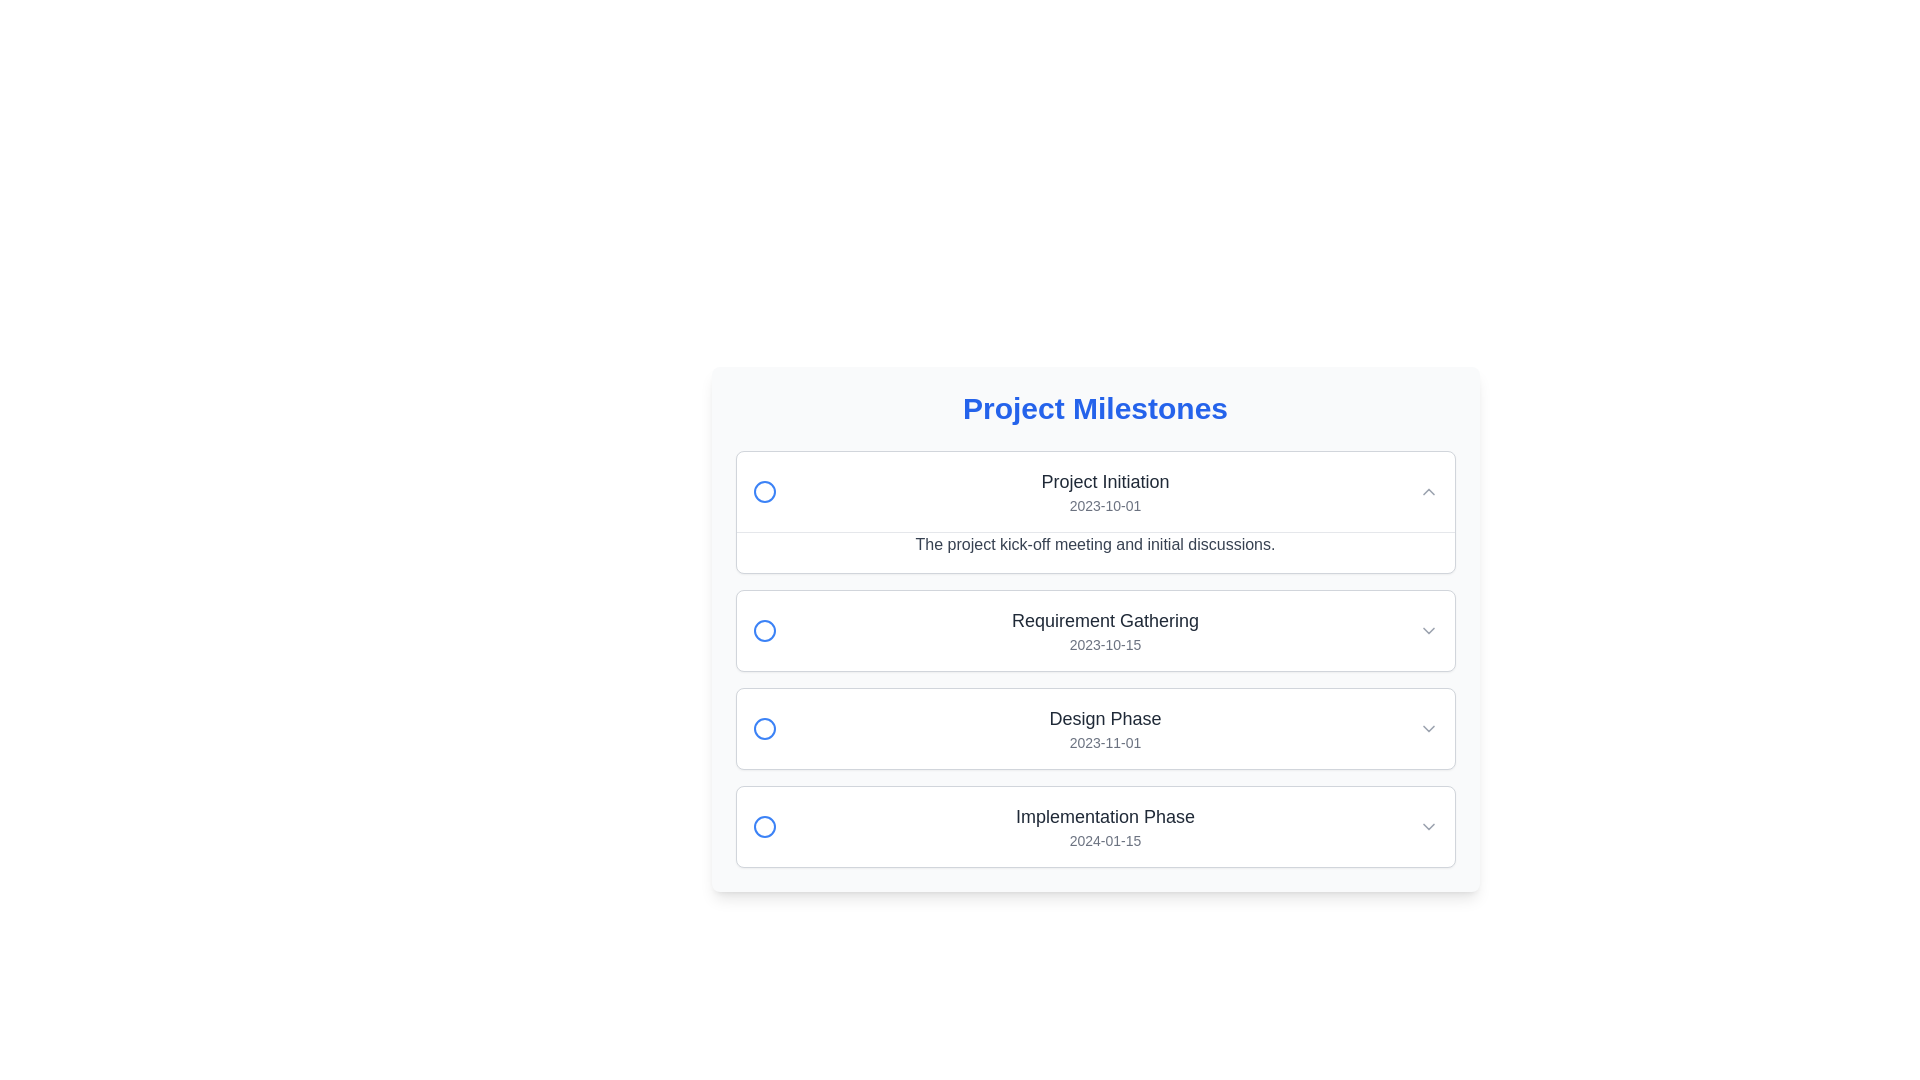 The width and height of the screenshot is (1920, 1080). What do you see at coordinates (1104, 840) in the screenshot?
I see `the text label representing the date related to the 'Implementation Phase', located below 'Implementation Phase' and to the right of the section's radio button in the 'Project Milestones' list` at bounding box center [1104, 840].